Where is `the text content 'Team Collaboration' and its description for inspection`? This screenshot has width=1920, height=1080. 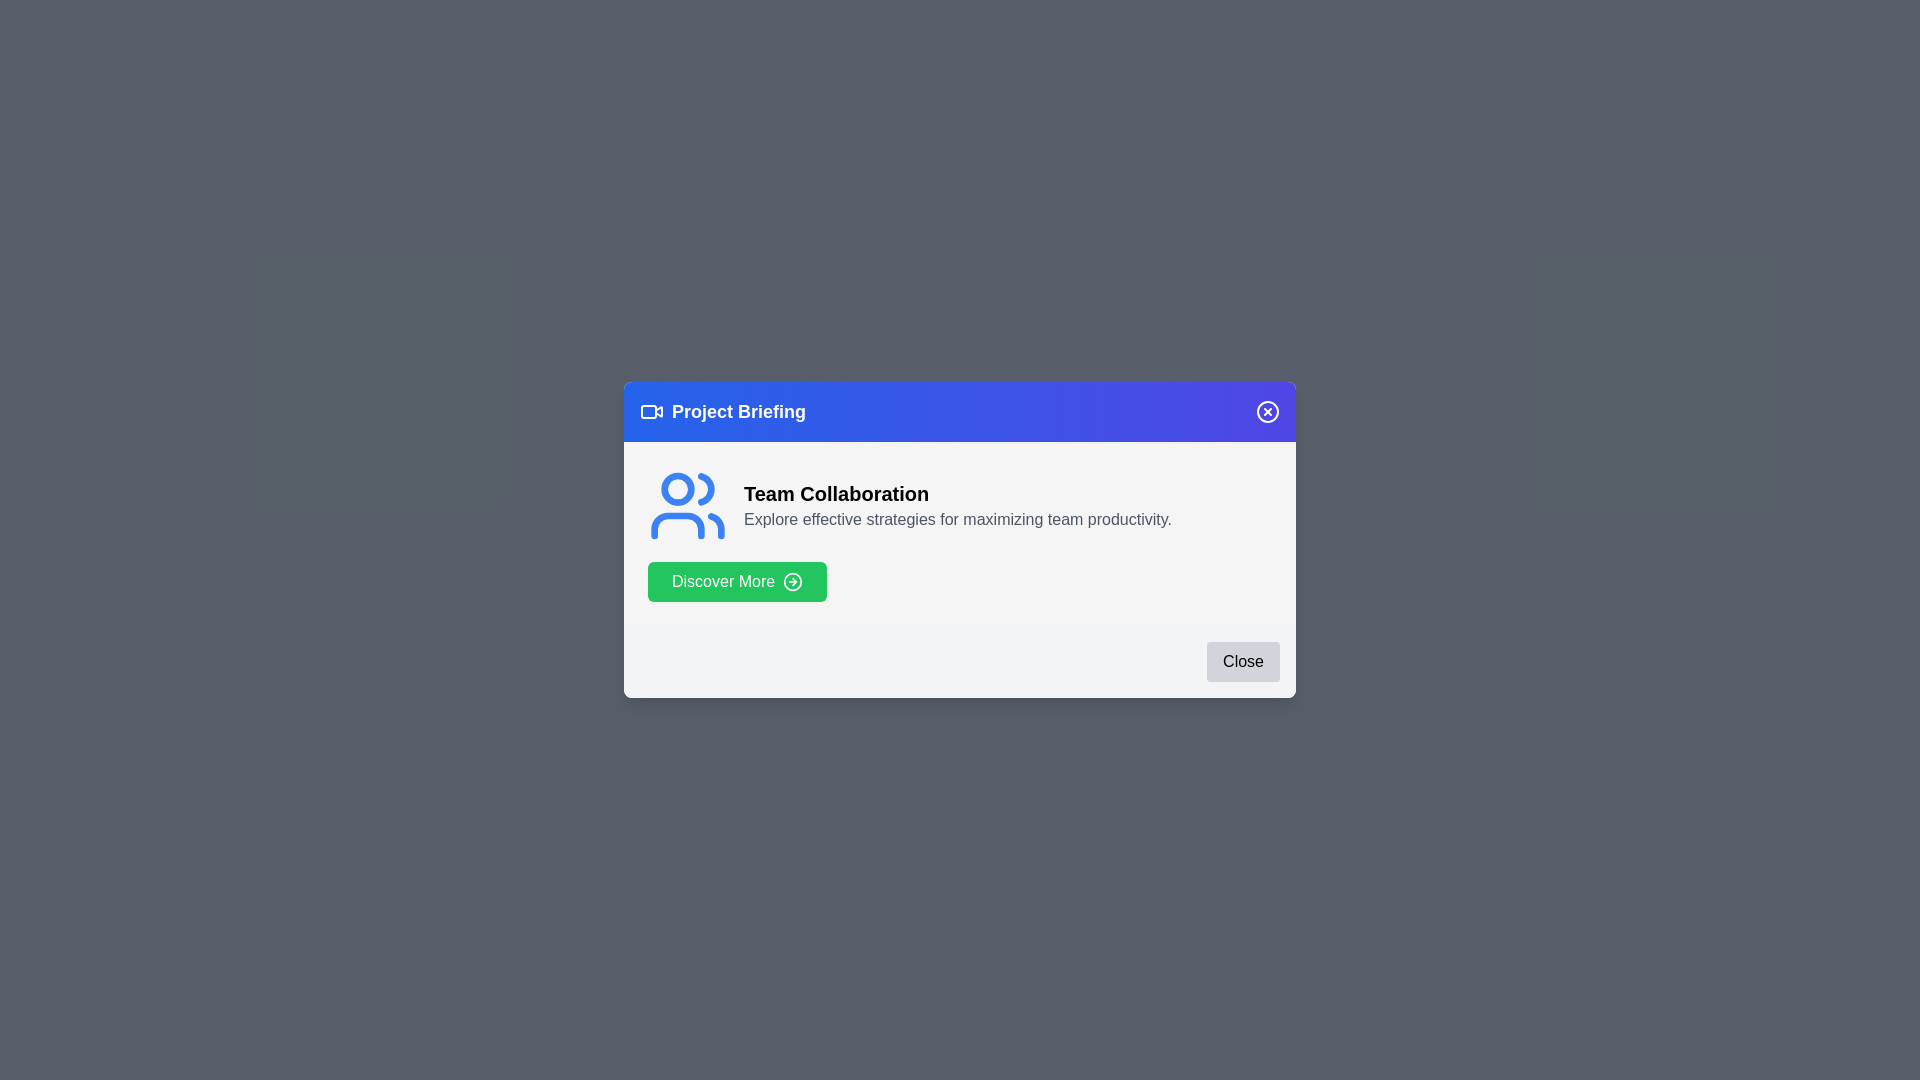
the text content 'Team Collaboration' and its description for inspection is located at coordinates (960, 493).